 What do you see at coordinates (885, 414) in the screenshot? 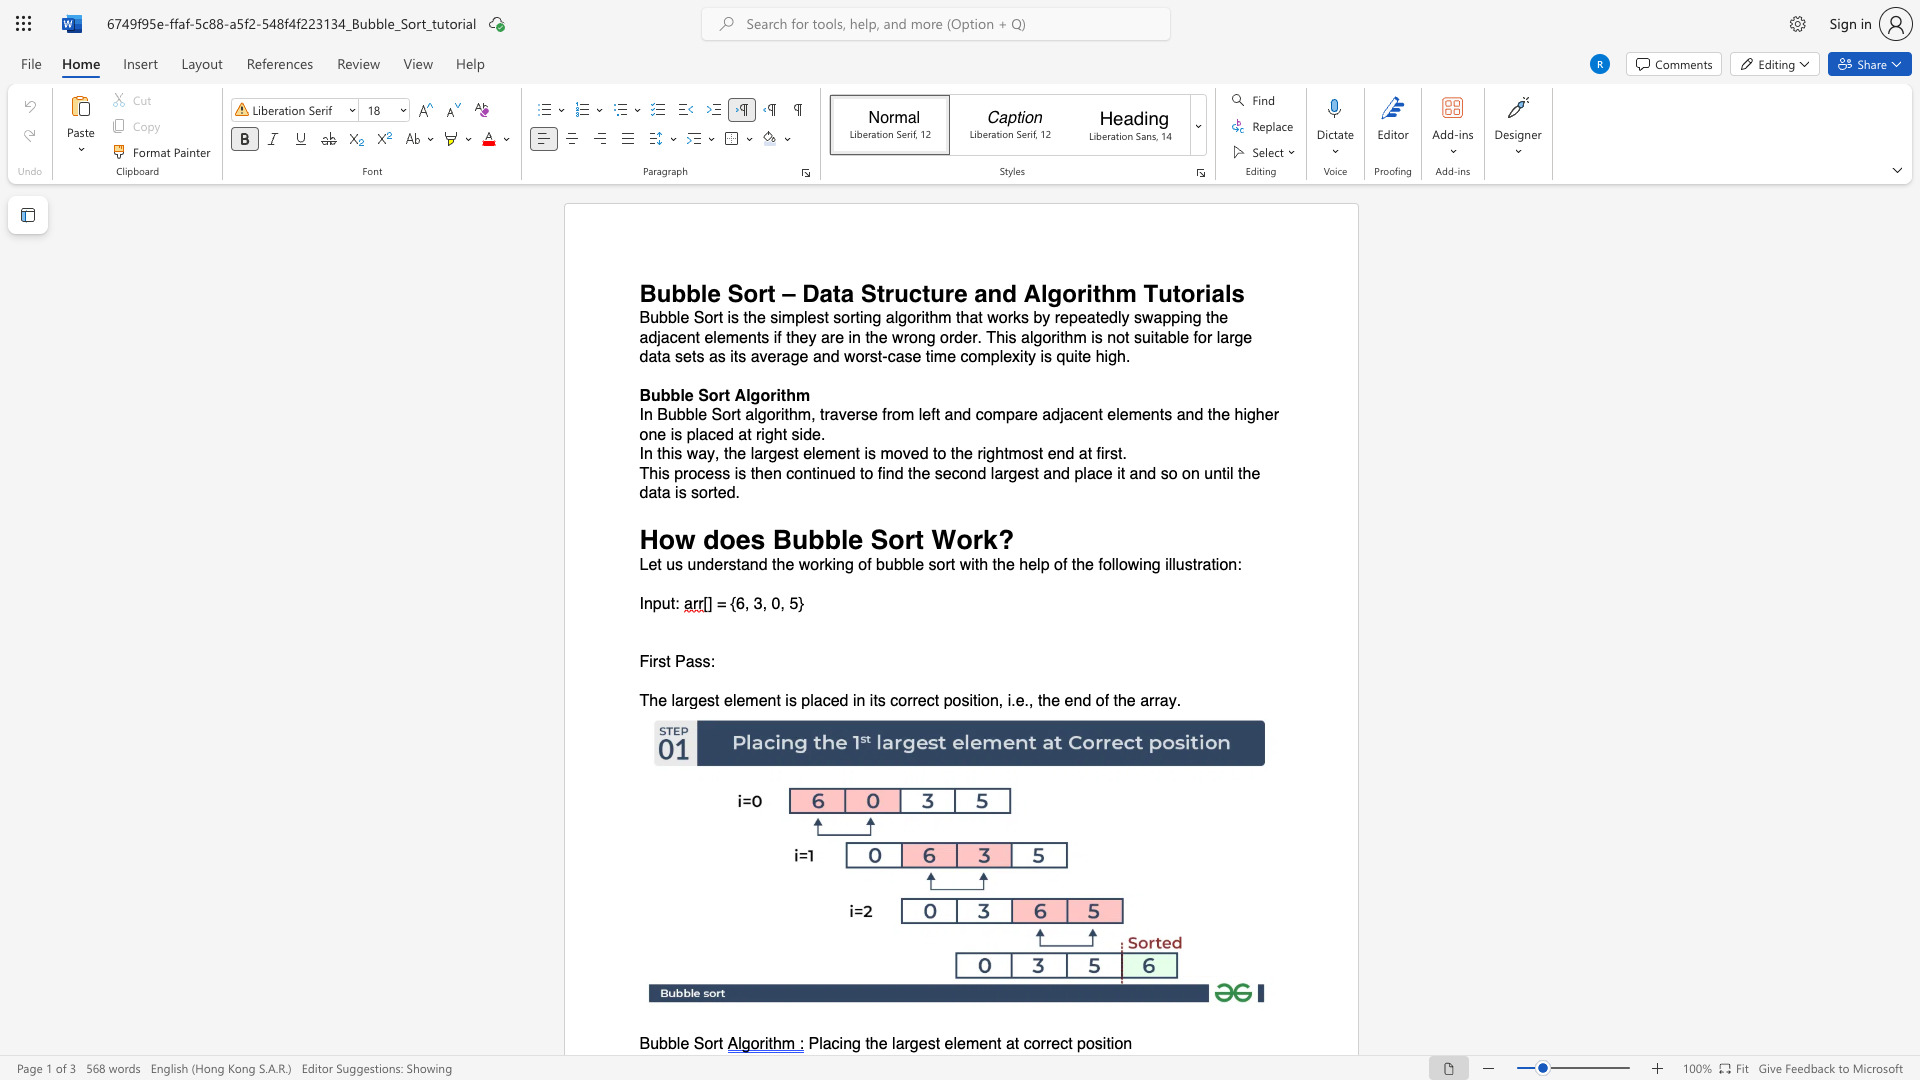
I see `the subset text "rom left and compare adjacent elements a" within the text "In Bubble Sort algorithm, traverse from left and compare adjacent elements and the higher one is placed at right side."` at bounding box center [885, 414].